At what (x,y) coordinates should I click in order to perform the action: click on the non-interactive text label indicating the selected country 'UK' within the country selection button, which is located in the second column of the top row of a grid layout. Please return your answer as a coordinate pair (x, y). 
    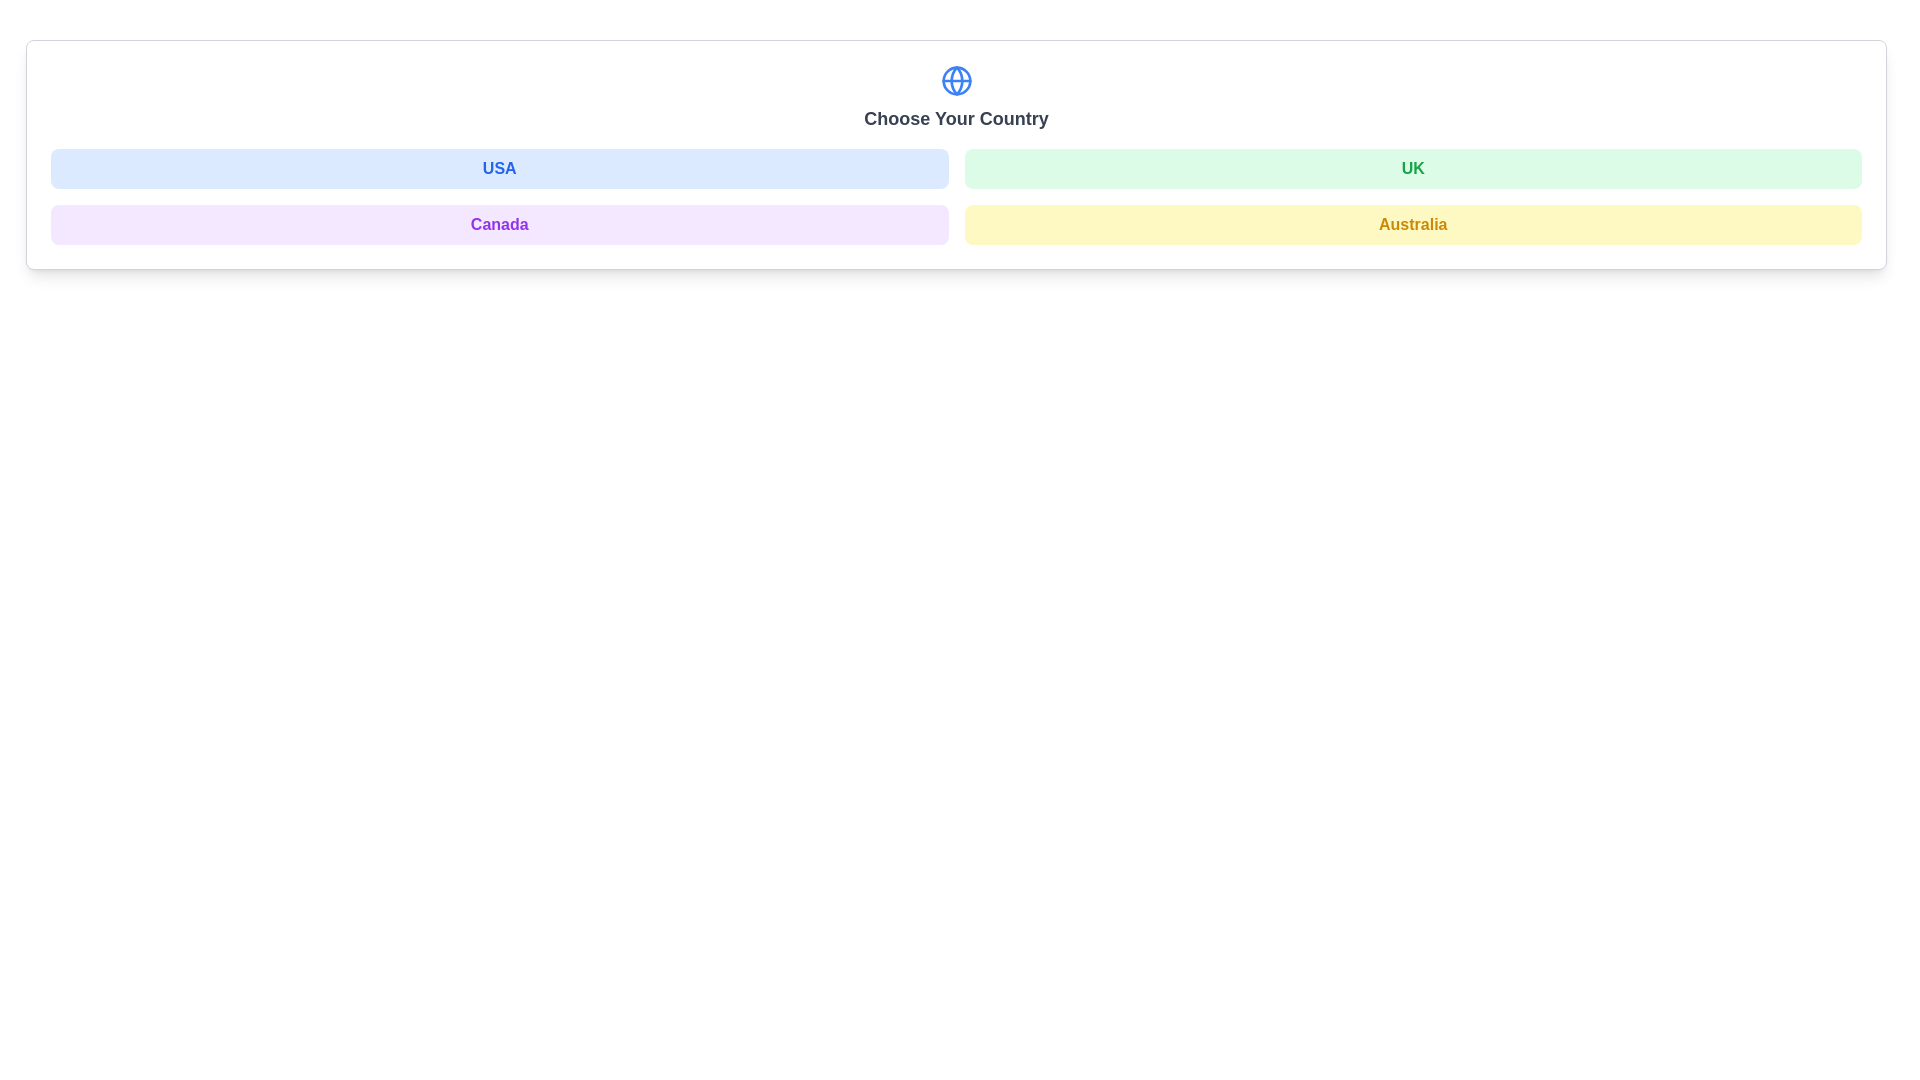
    Looking at the image, I should click on (1412, 168).